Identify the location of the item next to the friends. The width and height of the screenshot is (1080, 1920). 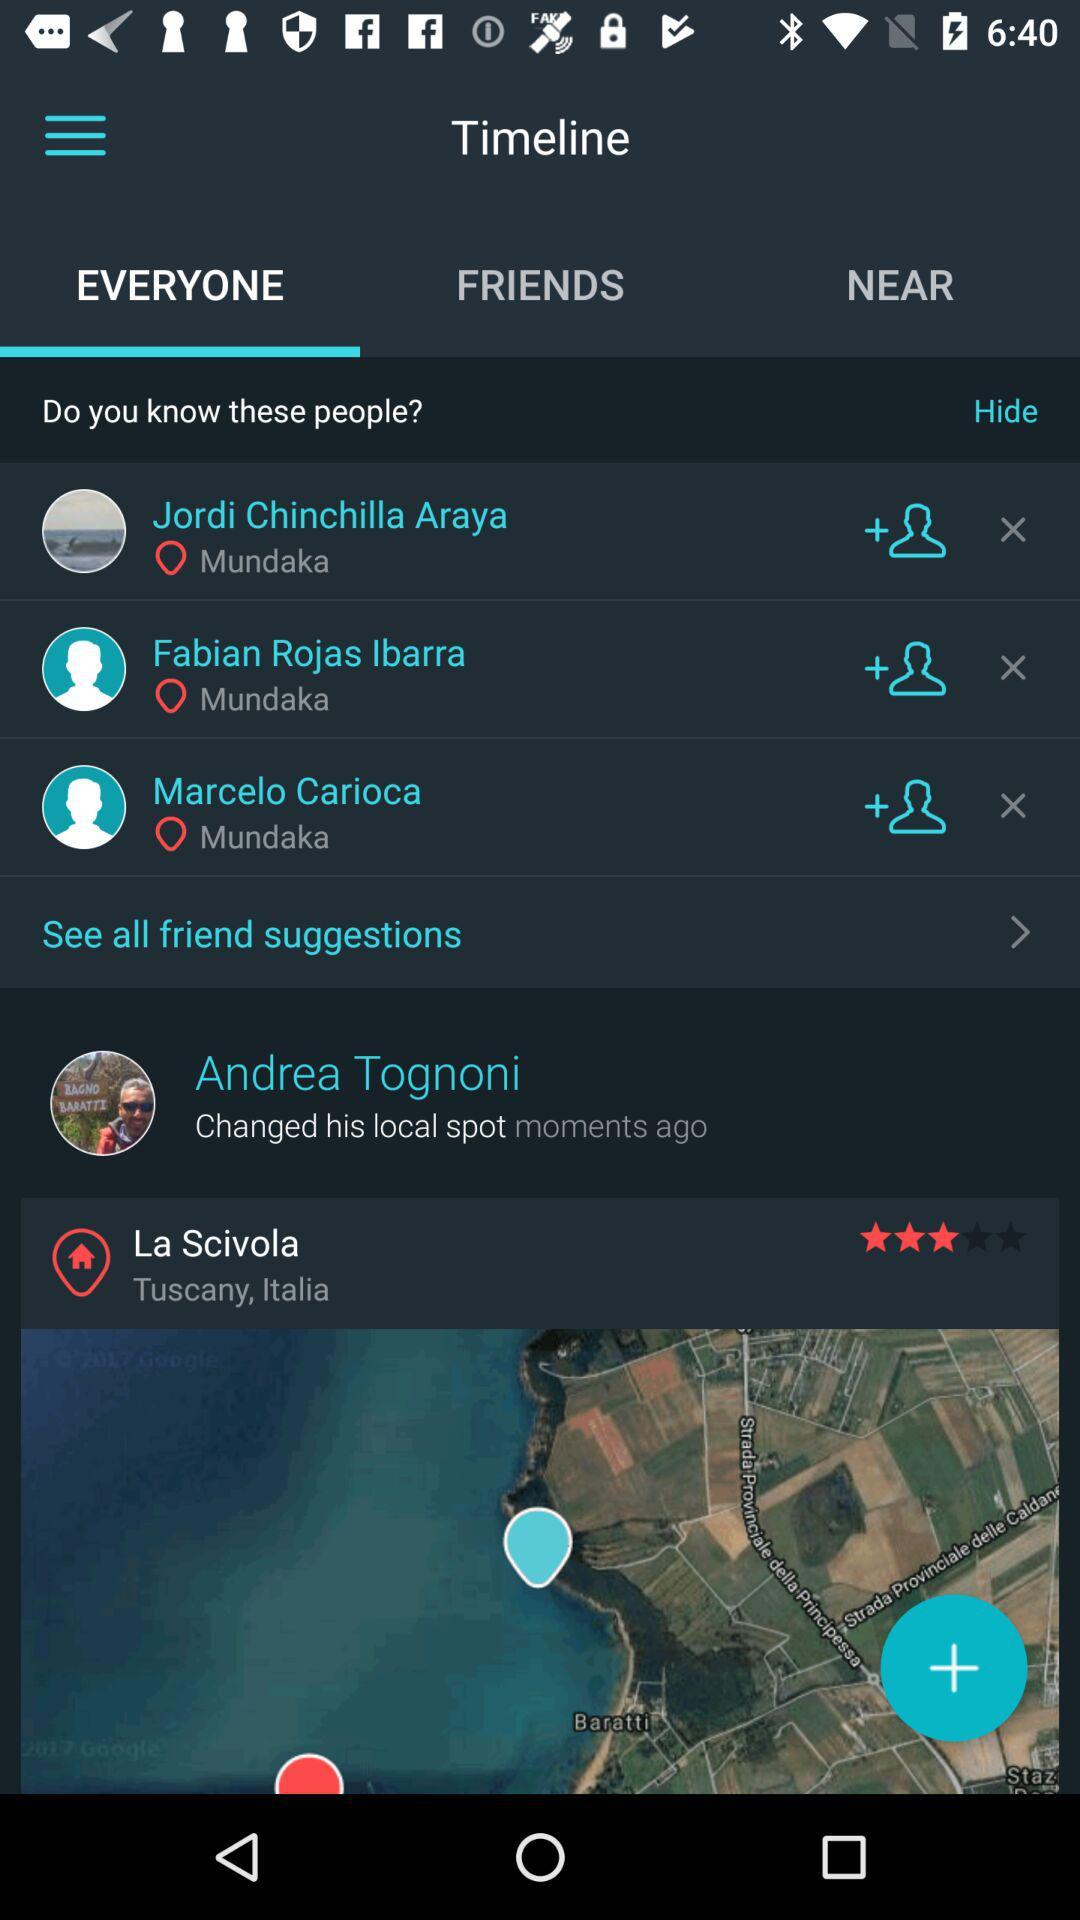
(180, 282).